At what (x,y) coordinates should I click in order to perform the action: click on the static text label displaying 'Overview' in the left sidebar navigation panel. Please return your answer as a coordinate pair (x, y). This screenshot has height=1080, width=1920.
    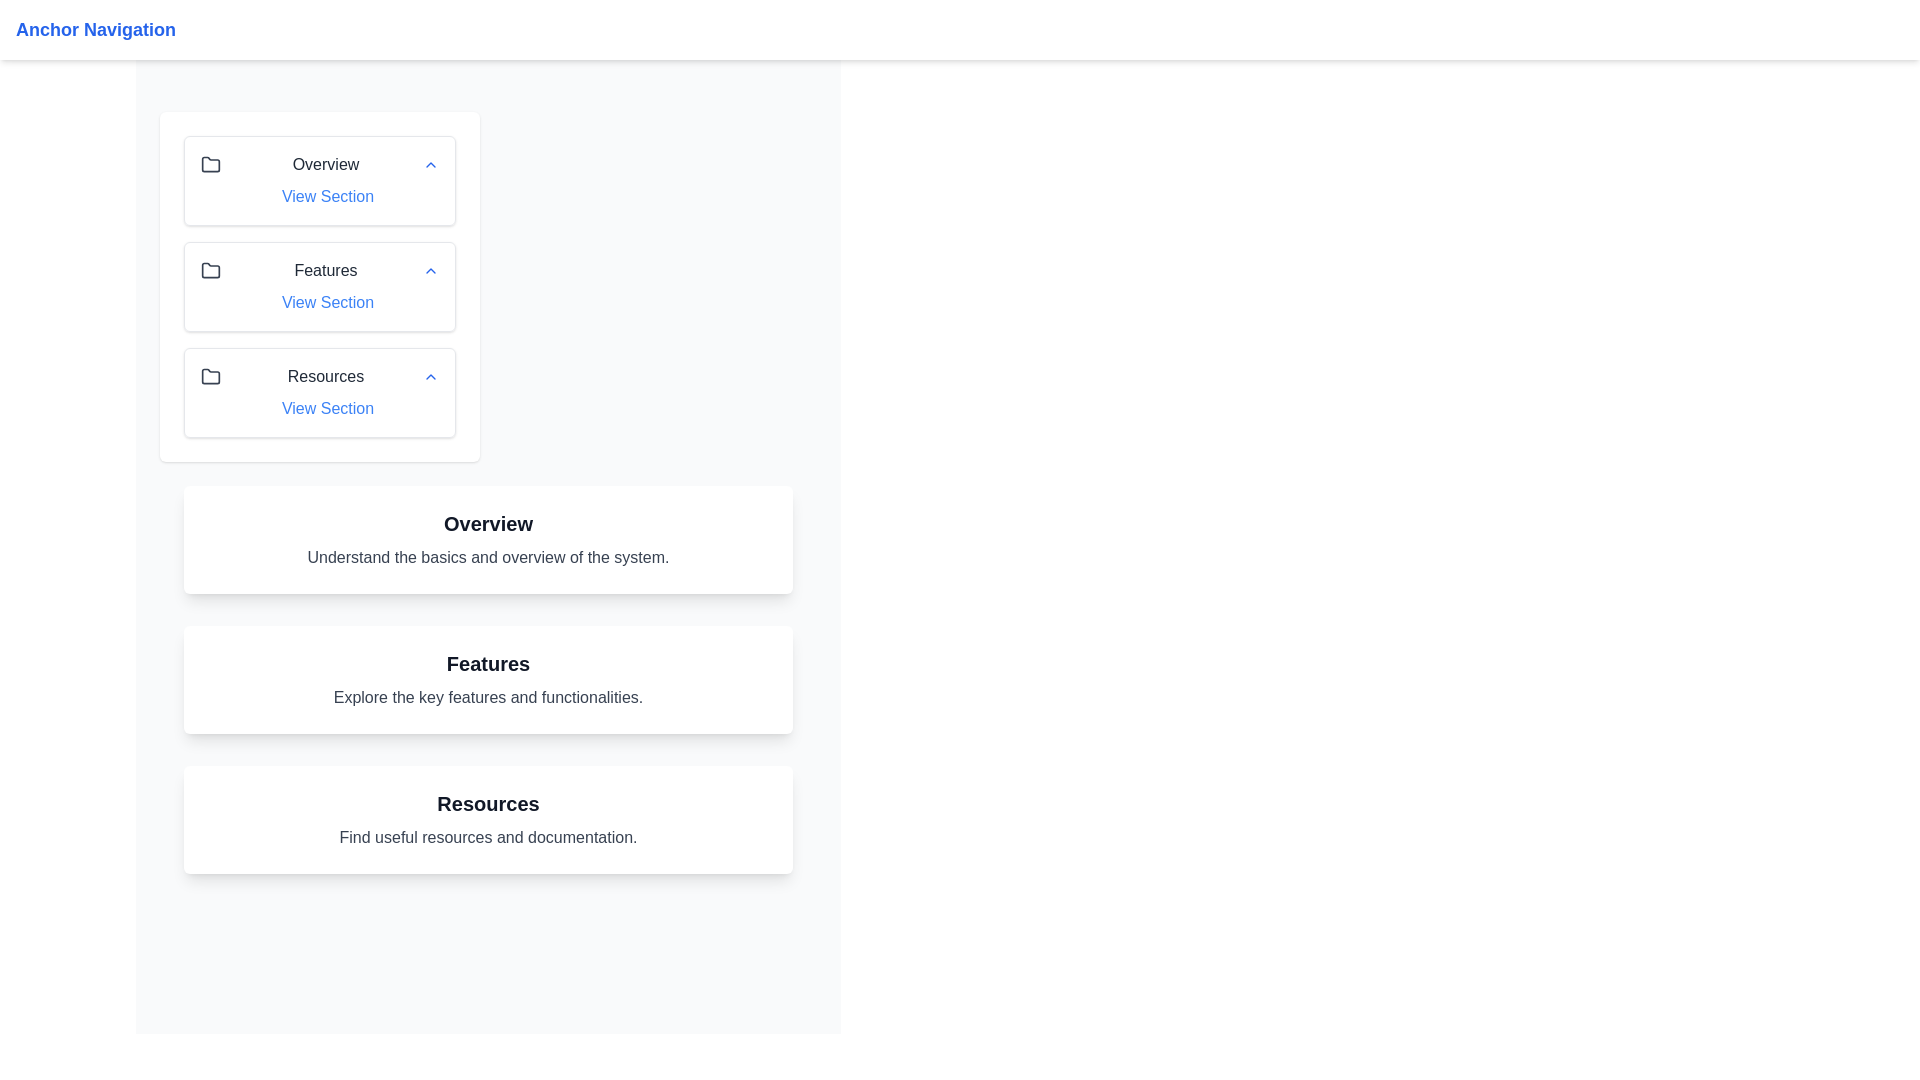
    Looking at the image, I should click on (326, 164).